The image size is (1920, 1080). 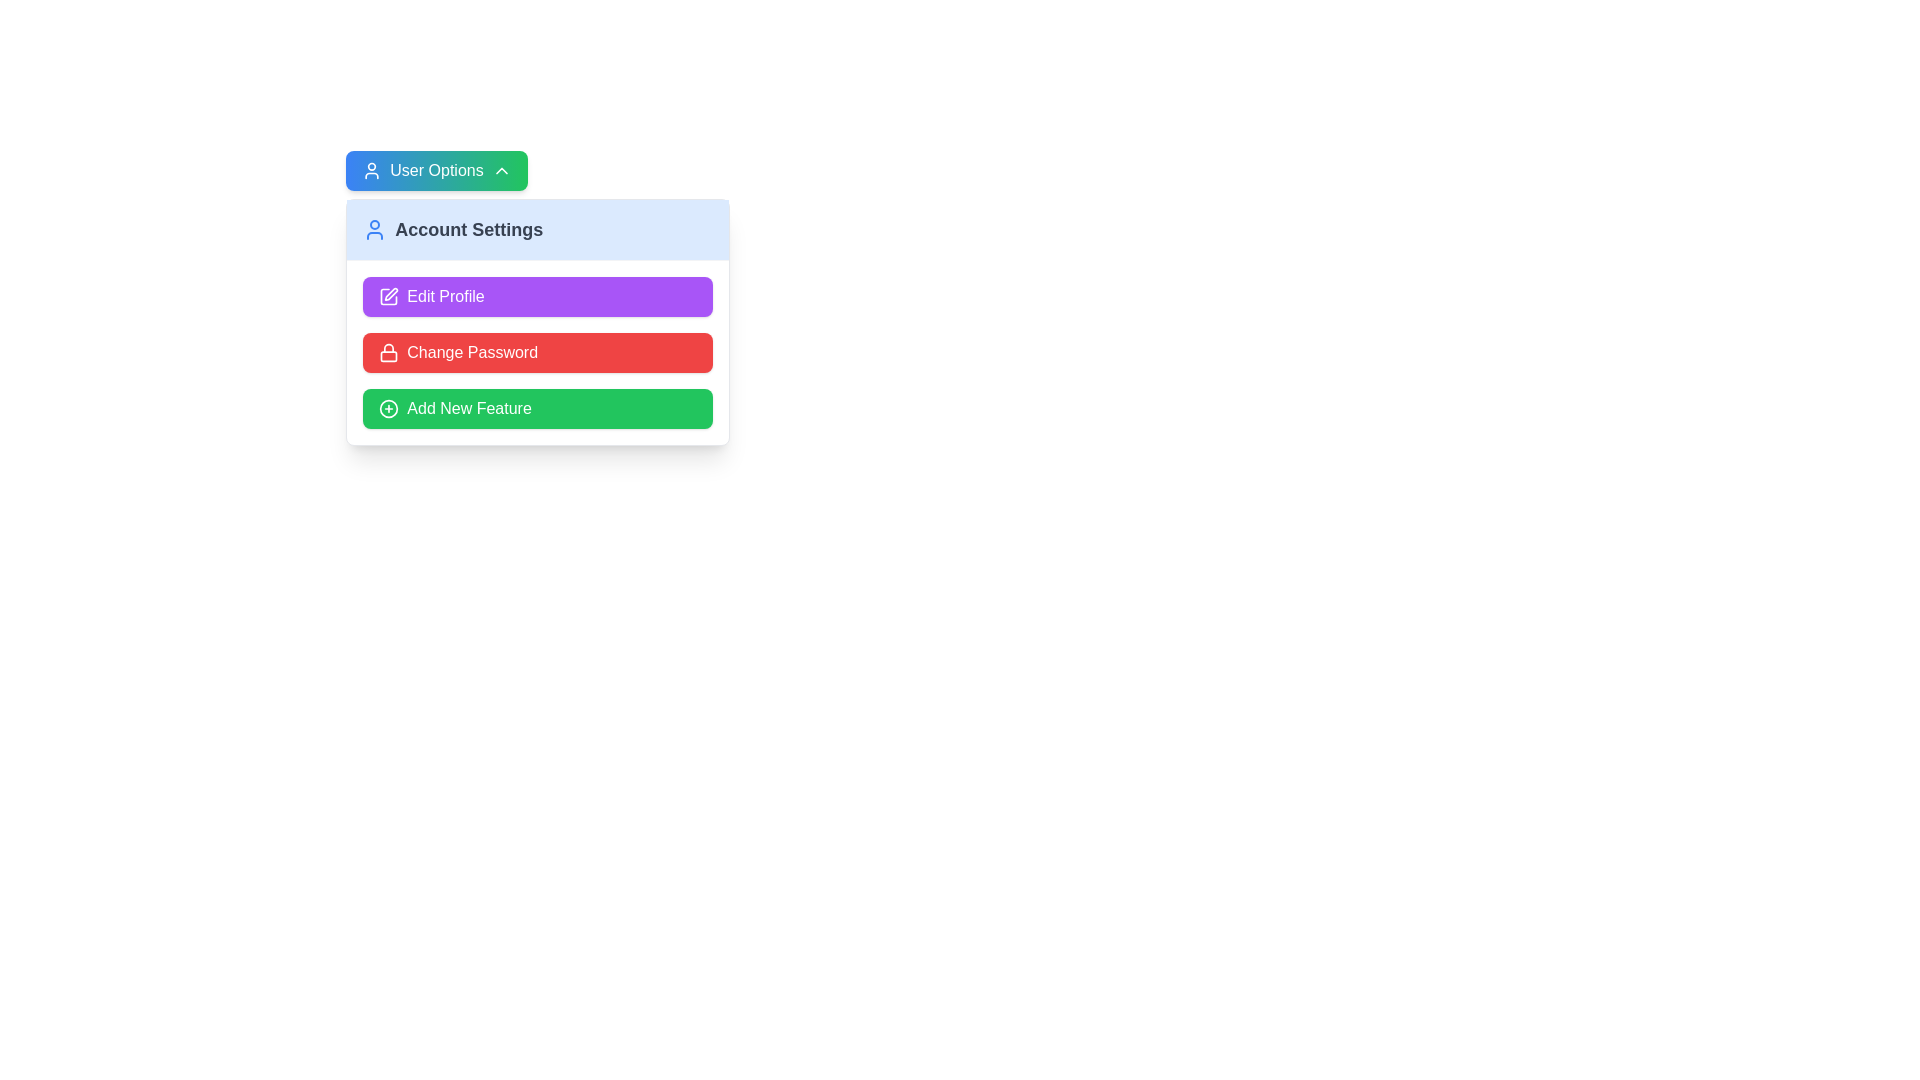 I want to click on the static descriptive label indicating the 'Account Settings' section in the dropdown menu, located below the 'User Options' button, so click(x=538, y=229).